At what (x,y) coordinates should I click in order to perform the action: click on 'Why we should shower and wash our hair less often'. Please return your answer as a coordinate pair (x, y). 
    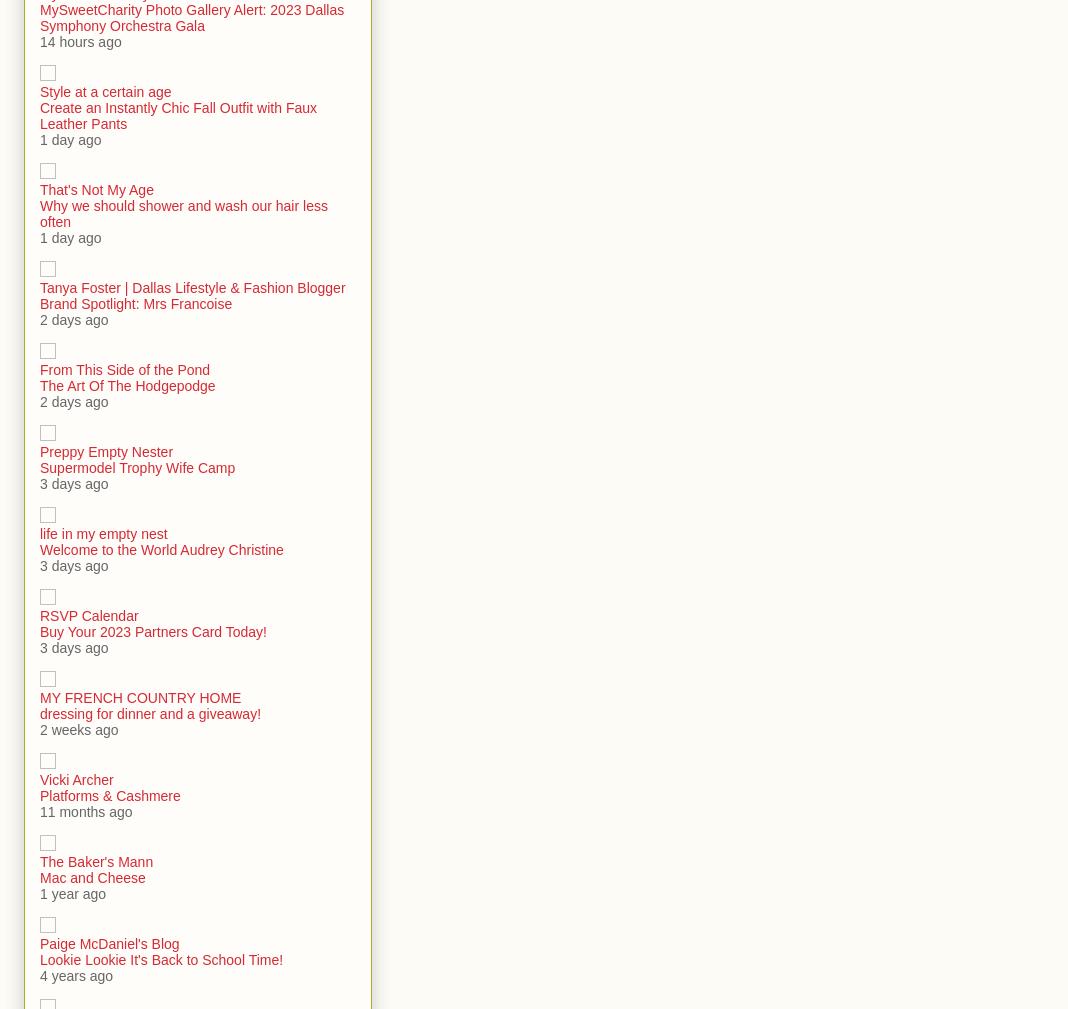
    Looking at the image, I should click on (183, 213).